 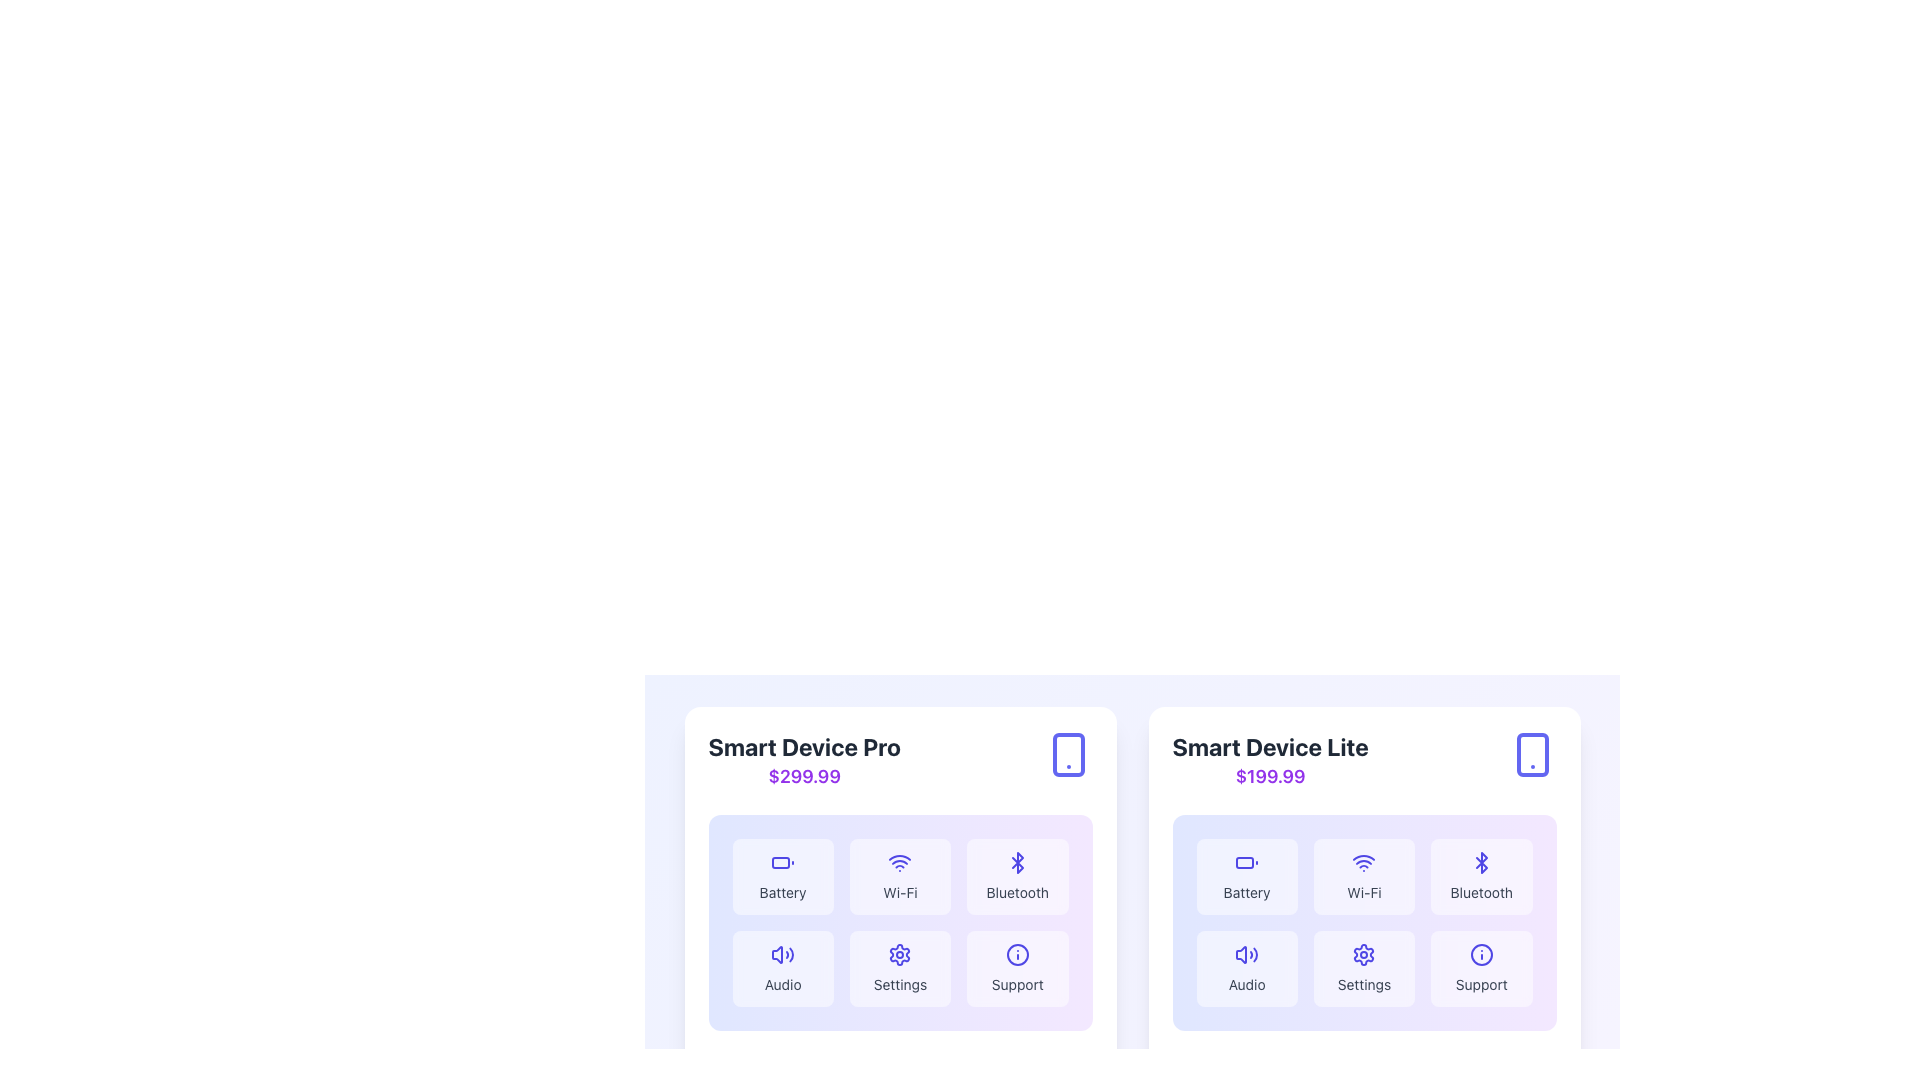 What do you see at coordinates (1067, 755) in the screenshot?
I see `the decorative smartphone icon representing 'Smart Device Pro'` at bounding box center [1067, 755].